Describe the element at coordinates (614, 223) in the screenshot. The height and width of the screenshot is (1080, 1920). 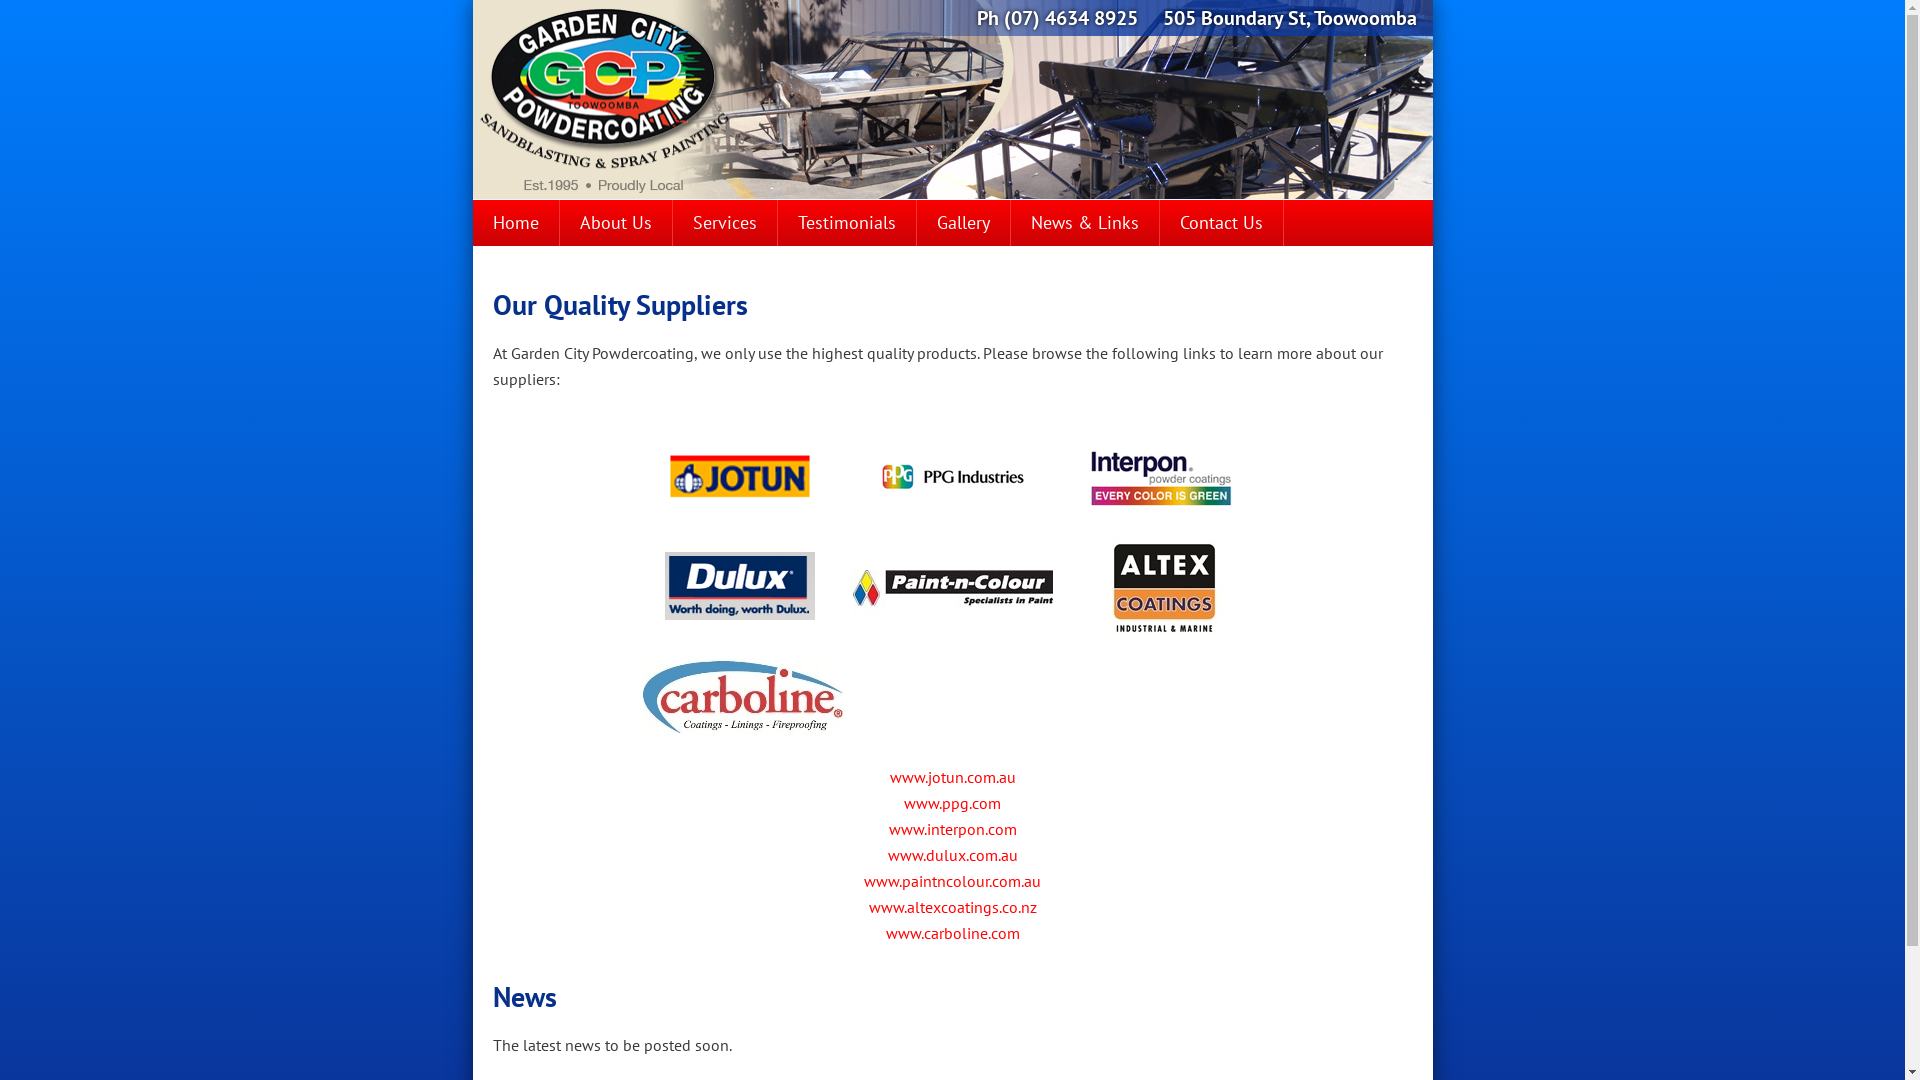
I see `'About Us'` at that location.